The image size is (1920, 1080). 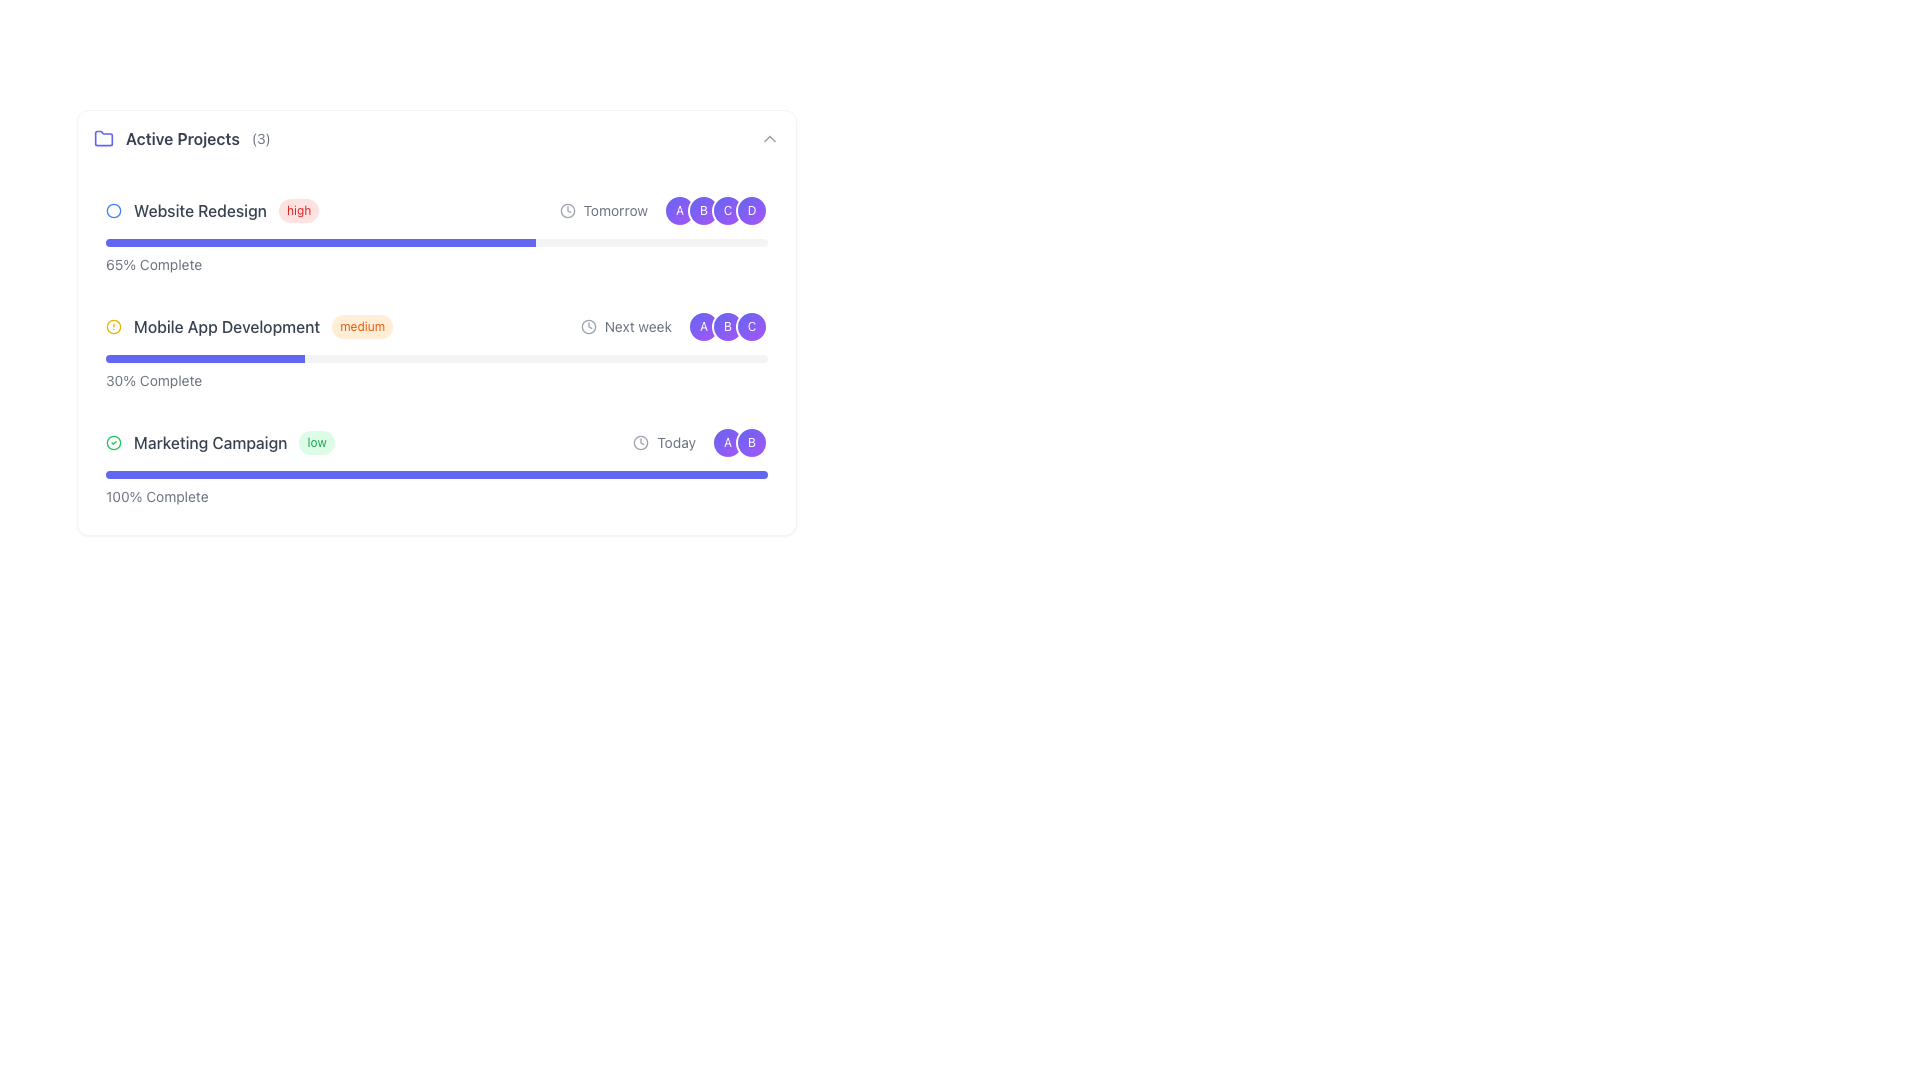 I want to click on the first row of the 'Active Projects' section representing the project named 'Website Redesign', so click(x=332, y=211).